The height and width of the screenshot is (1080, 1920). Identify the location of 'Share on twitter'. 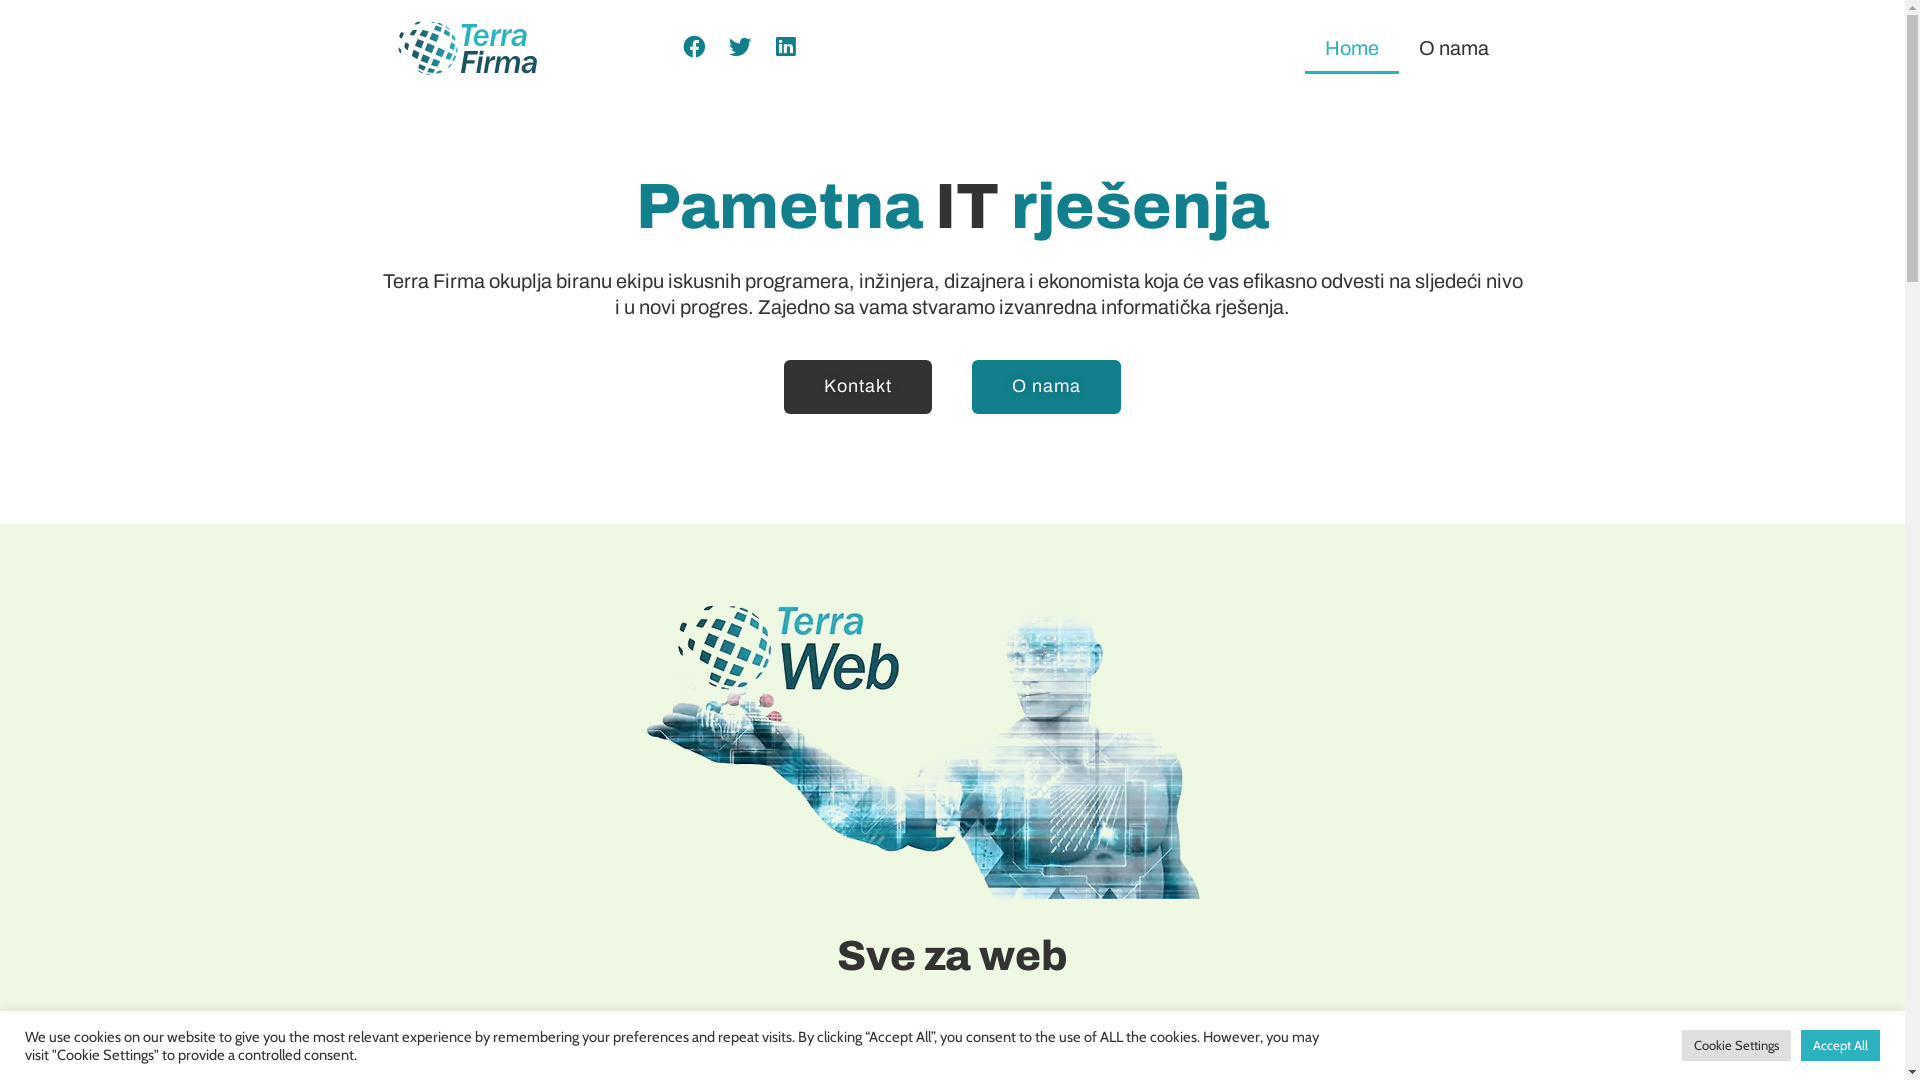
(738, 46).